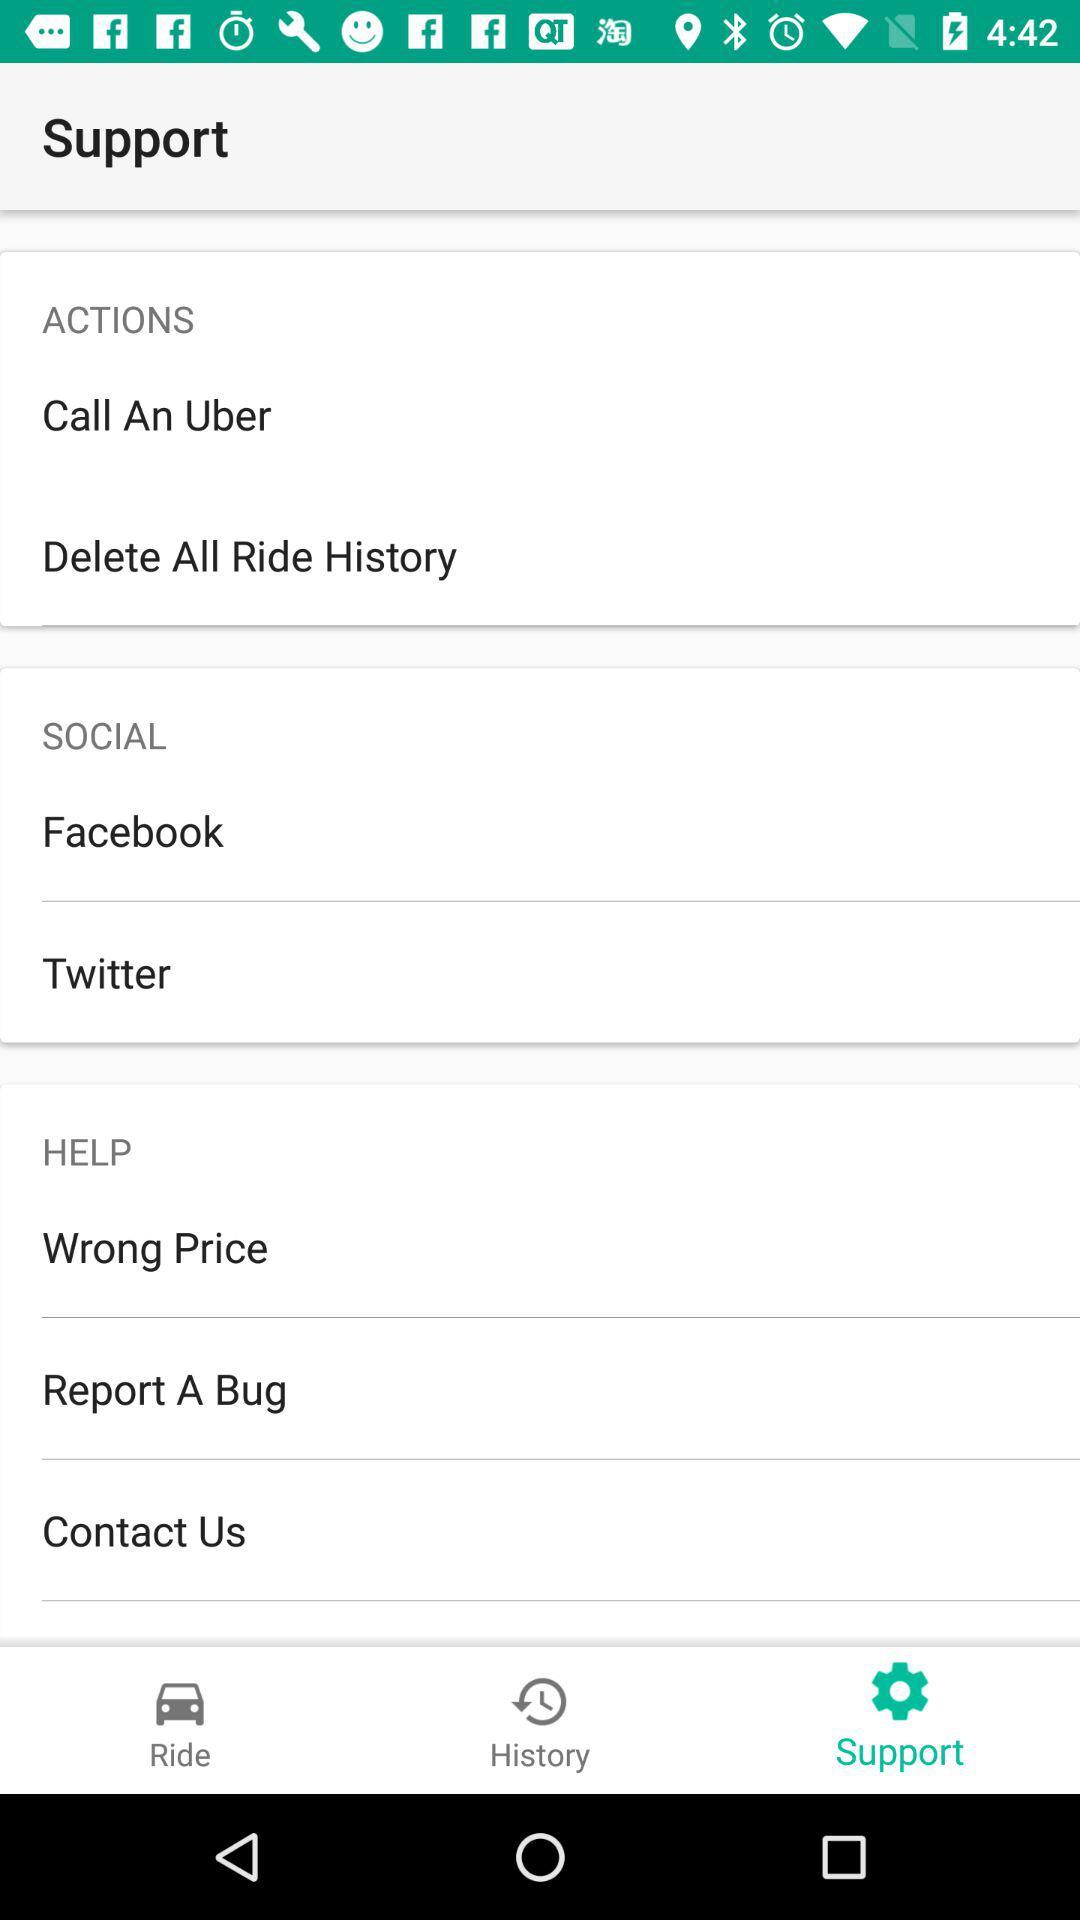 The width and height of the screenshot is (1080, 1920). What do you see at coordinates (540, 1618) in the screenshot?
I see `the join beta team` at bounding box center [540, 1618].